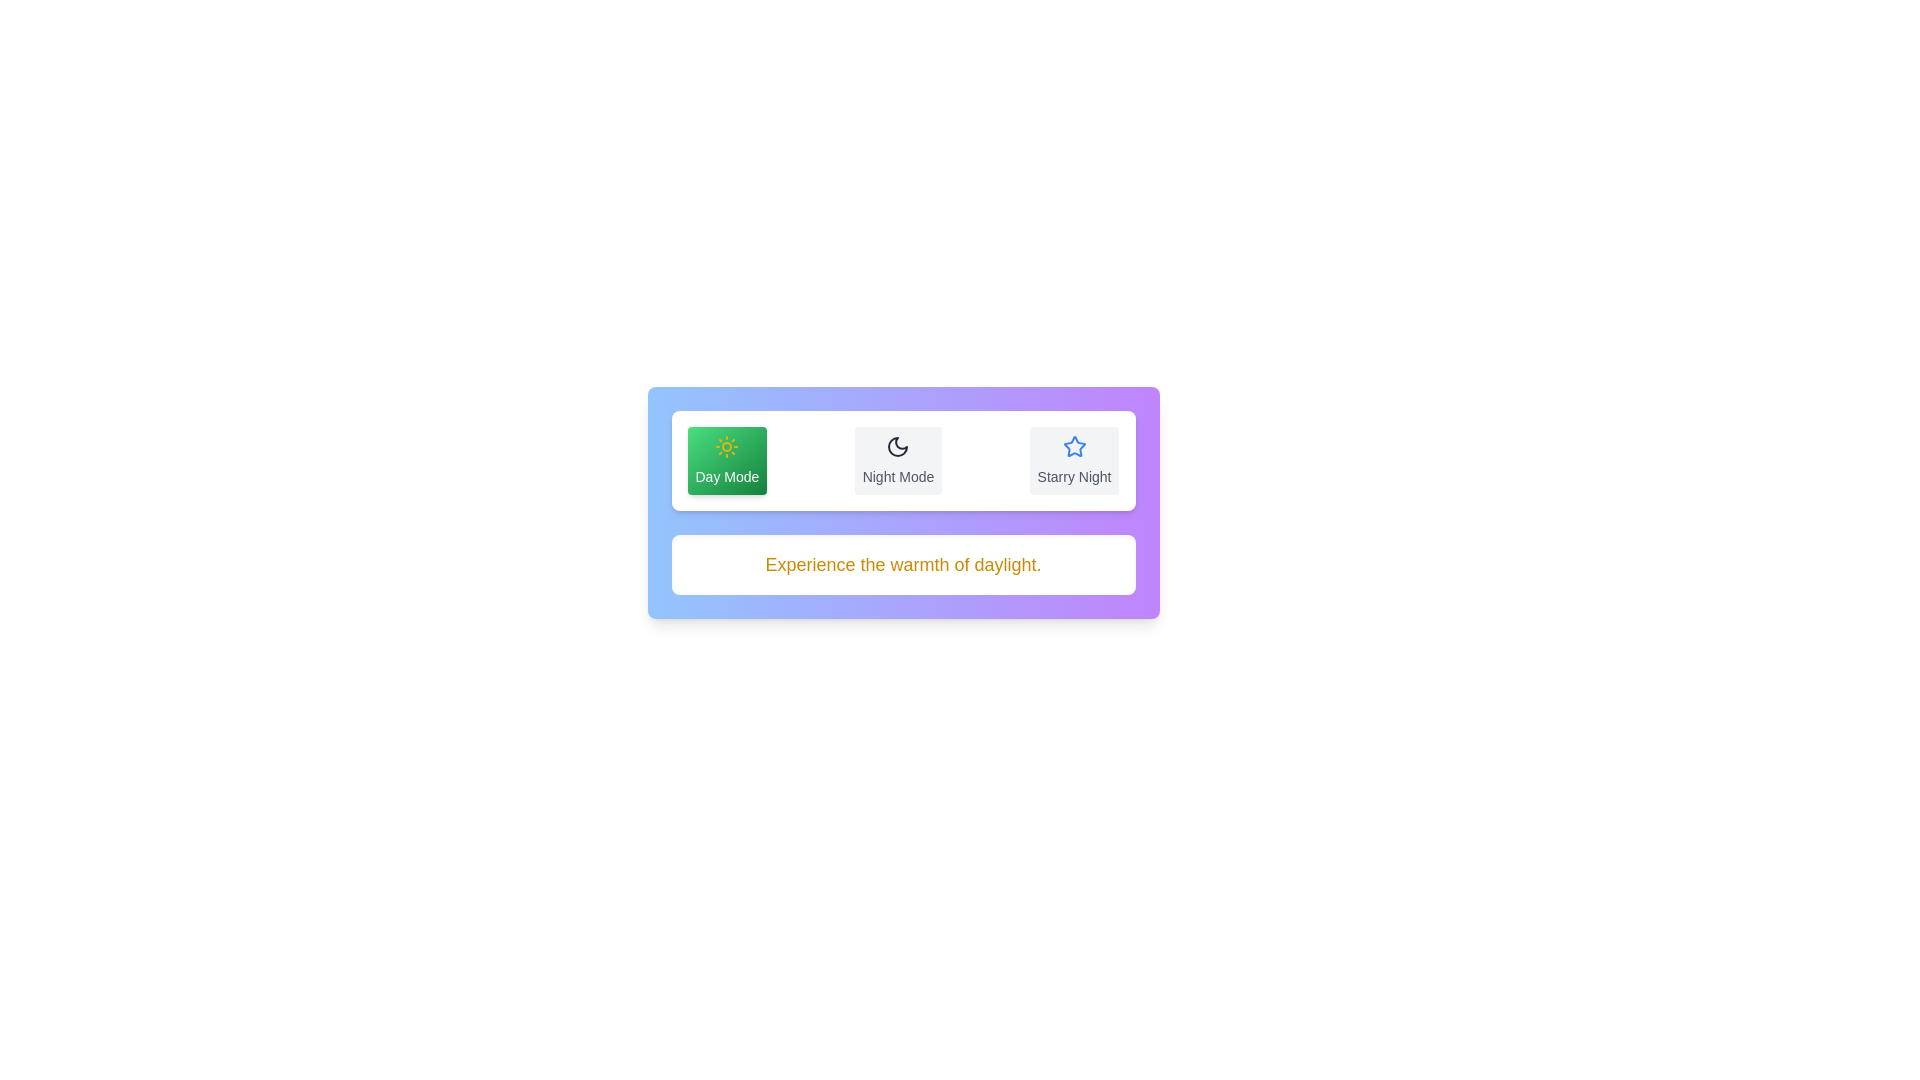  I want to click on the 'Day Mode' icon located at the center of the green 'Day Mode' button, so click(726, 446).